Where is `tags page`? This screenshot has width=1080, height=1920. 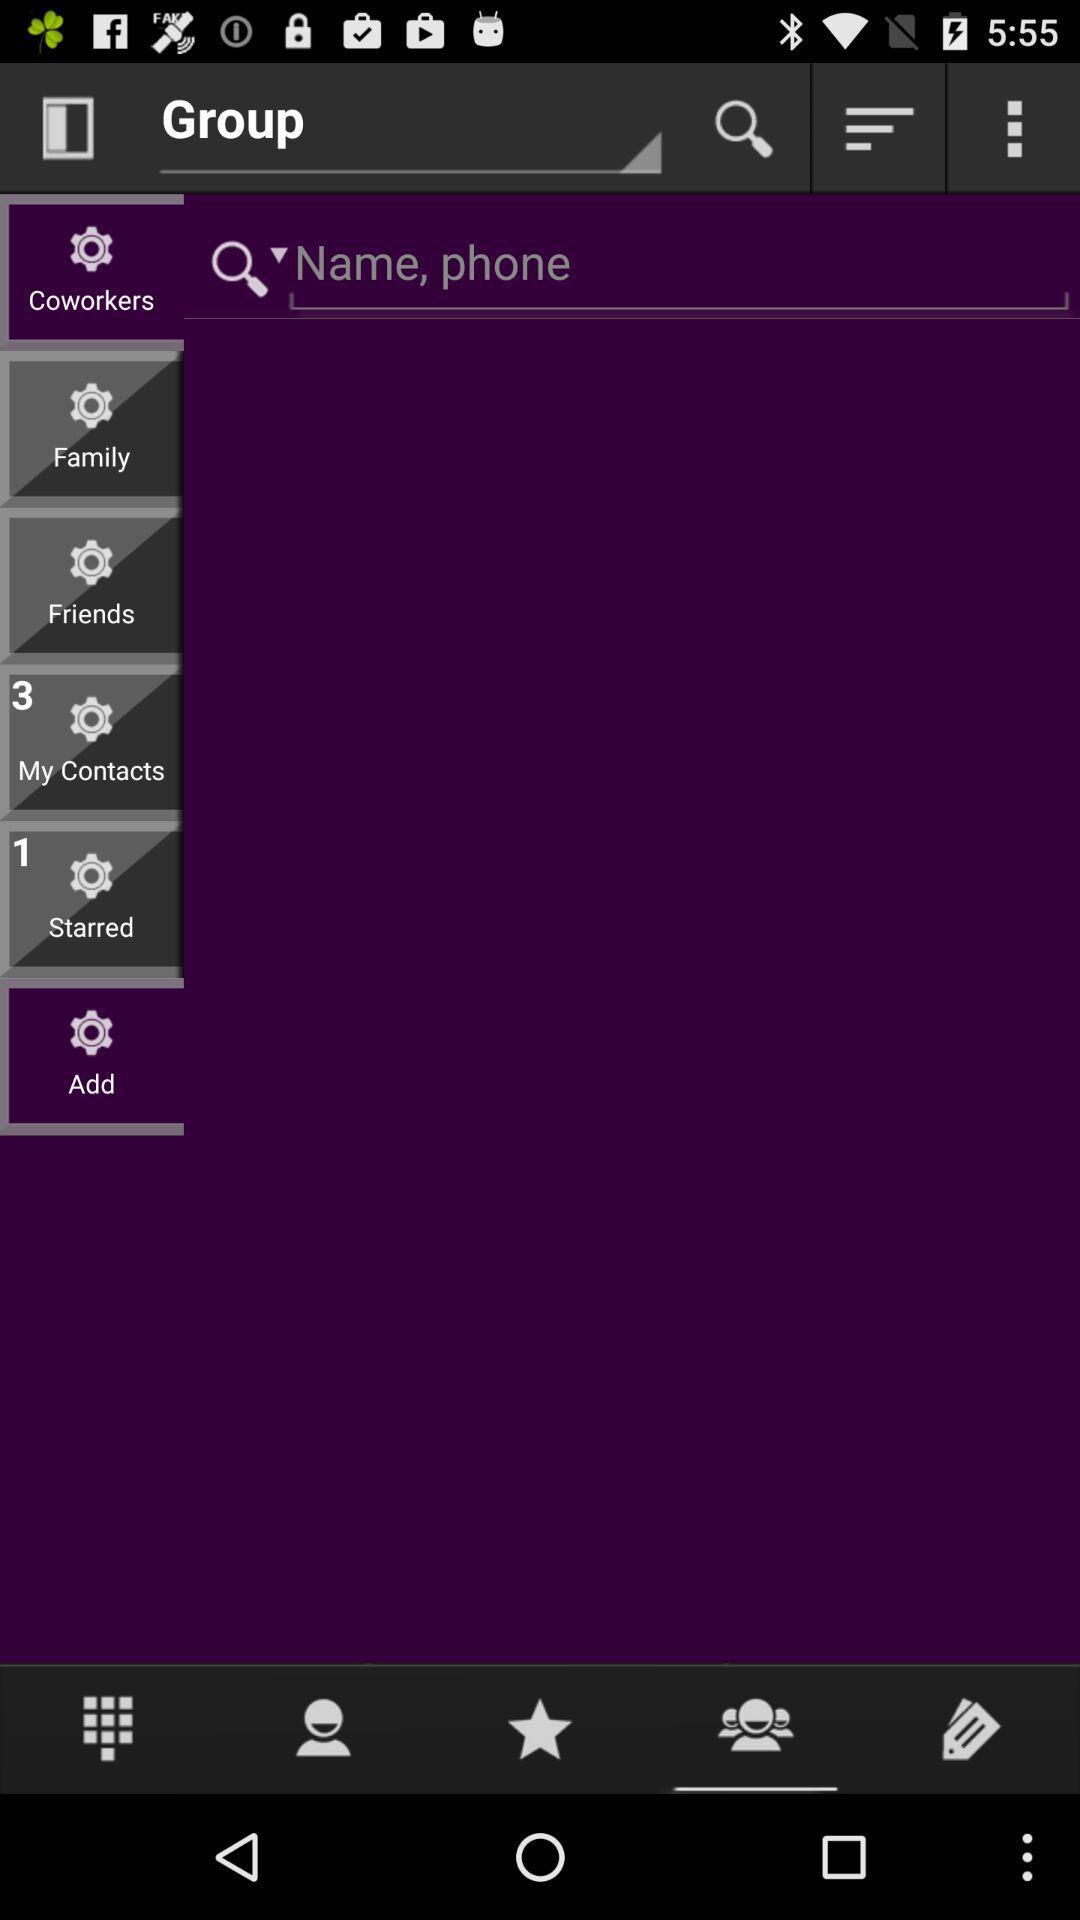 tags page is located at coordinates (971, 1727).